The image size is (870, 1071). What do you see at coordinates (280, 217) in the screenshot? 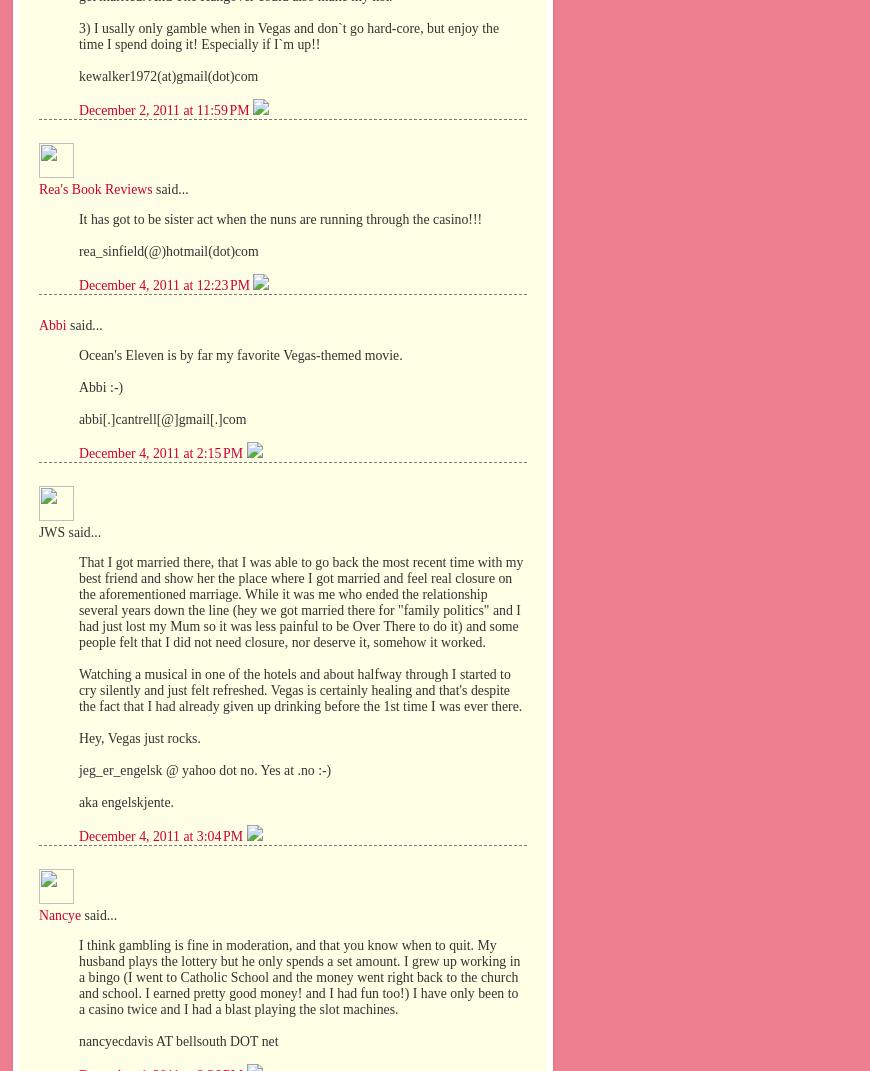
I see `'It has got to be sister act when the nuns are running through the casino!!!'` at bounding box center [280, 217].